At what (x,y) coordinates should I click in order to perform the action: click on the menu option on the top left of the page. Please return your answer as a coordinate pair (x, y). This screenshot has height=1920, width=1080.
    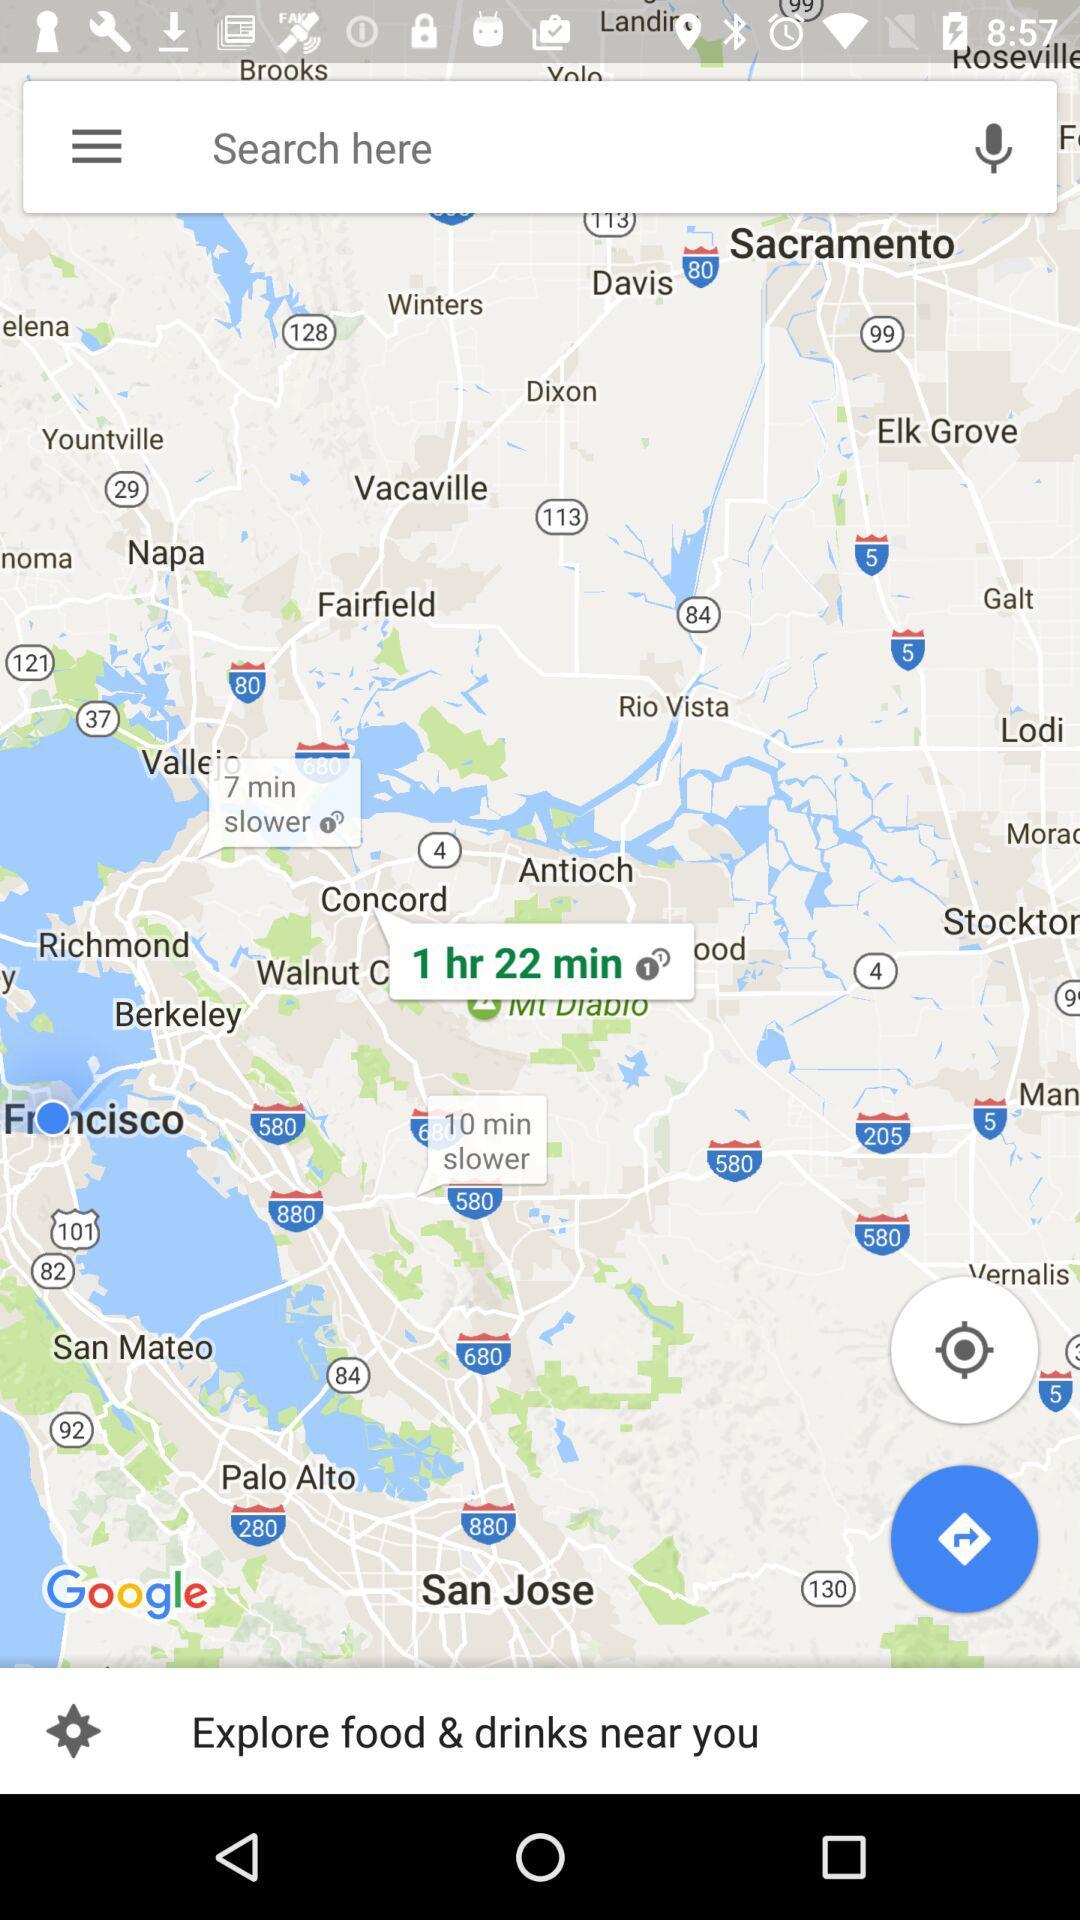
    Looking at the image, I should click on (96, 146).